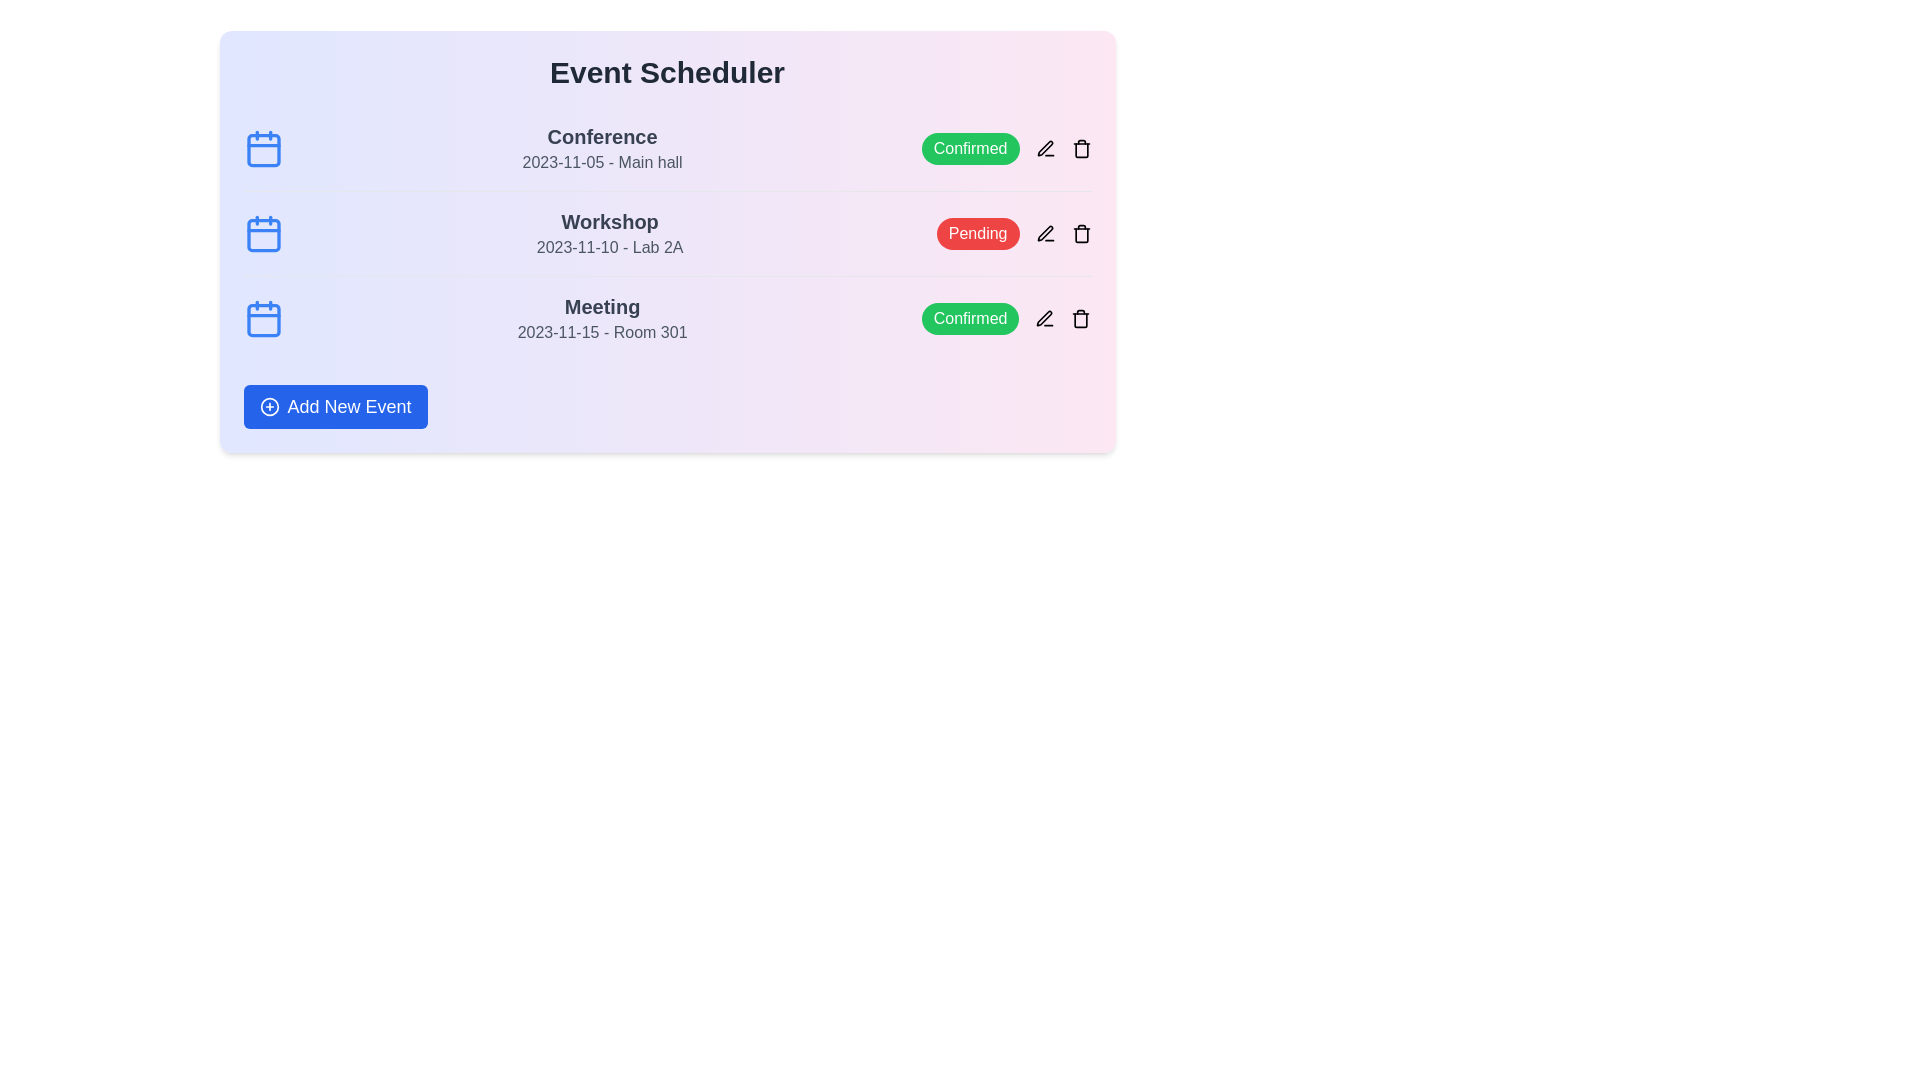 The image size is (1920, 1080). I want to click on the edit button located to the right of the 'Pending' status button and to the left of the trash can icon for the 'Workshop' event to initiate editing, so click(1044, 233).